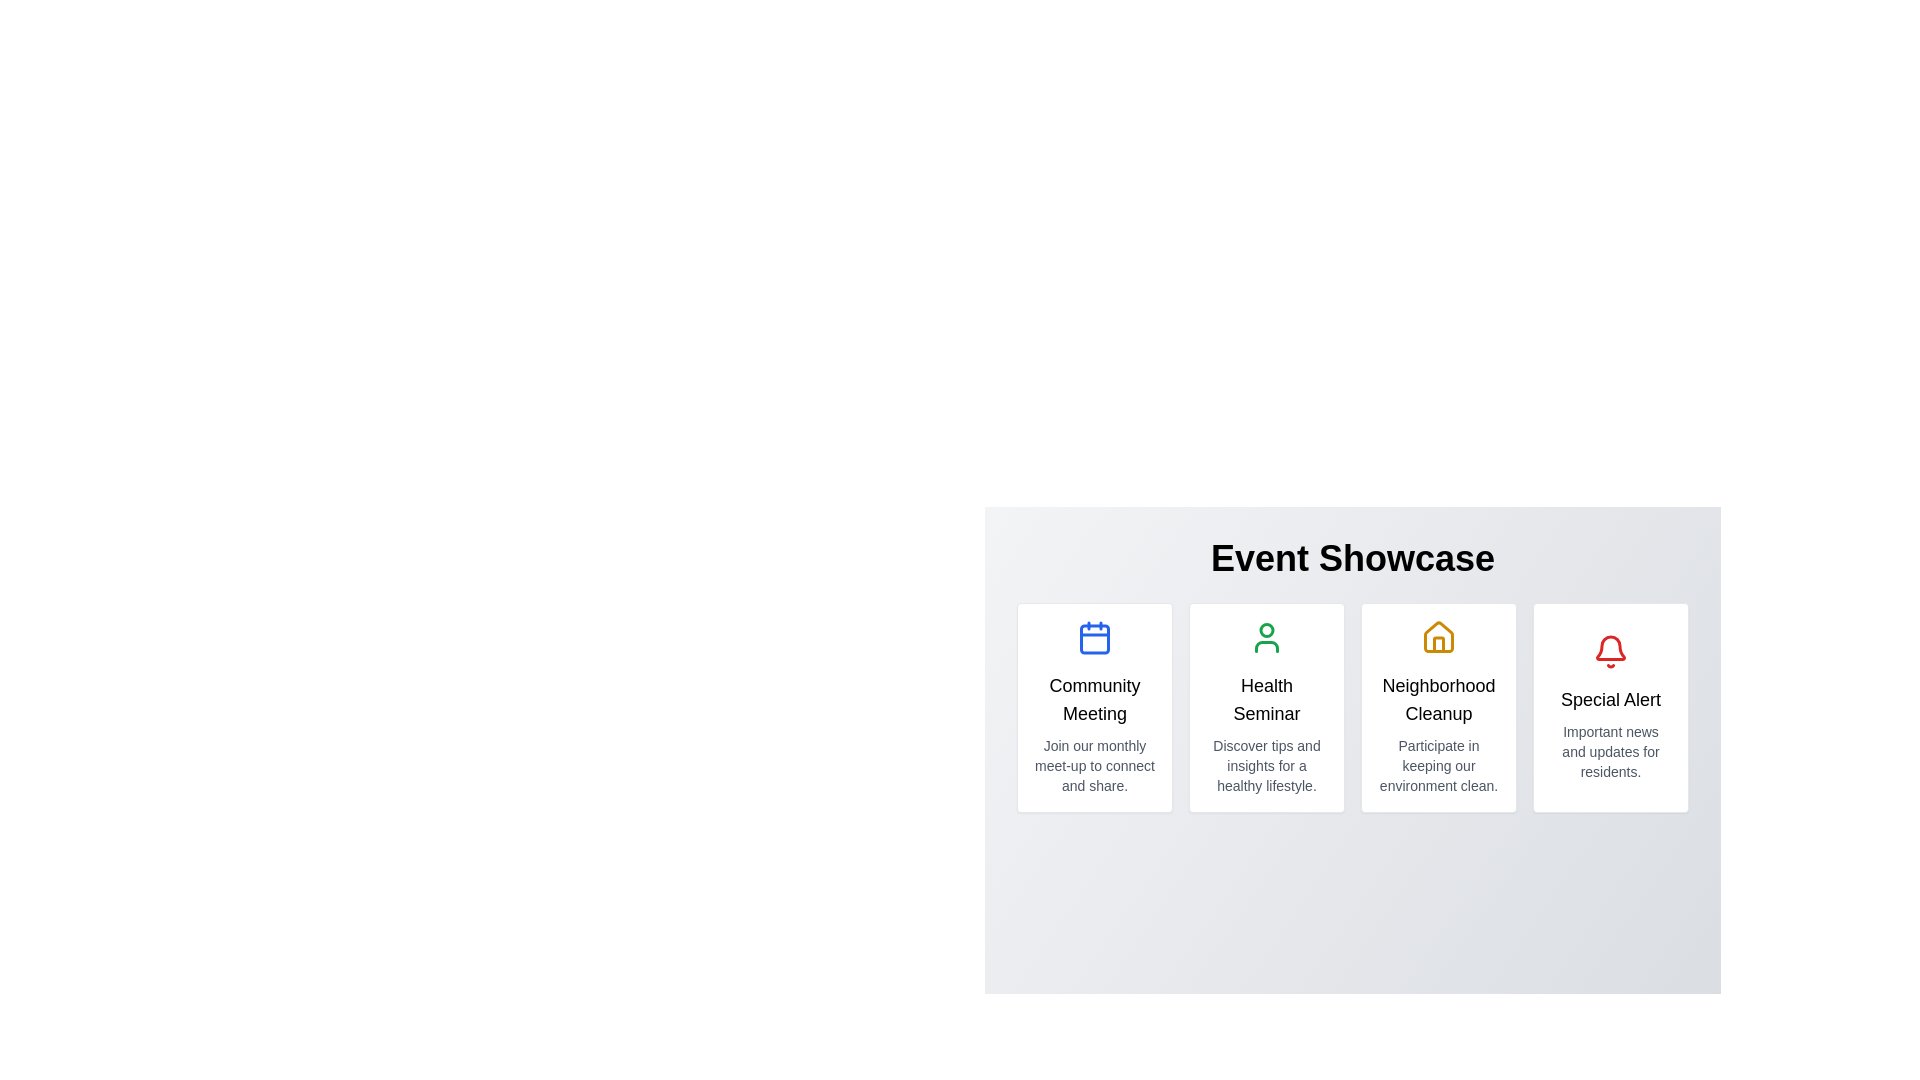 Image resolution: width=1920 pixels, height=1080 pixels. Describe the element at coordinates (1438, 765) in the screenshot. I see `the text block that reads 'Participate in keeping our environment clean.', which is styled in gray and located below the 'Neighborhood Cleanup' header in the third card of a four-card grid layout` at that location.